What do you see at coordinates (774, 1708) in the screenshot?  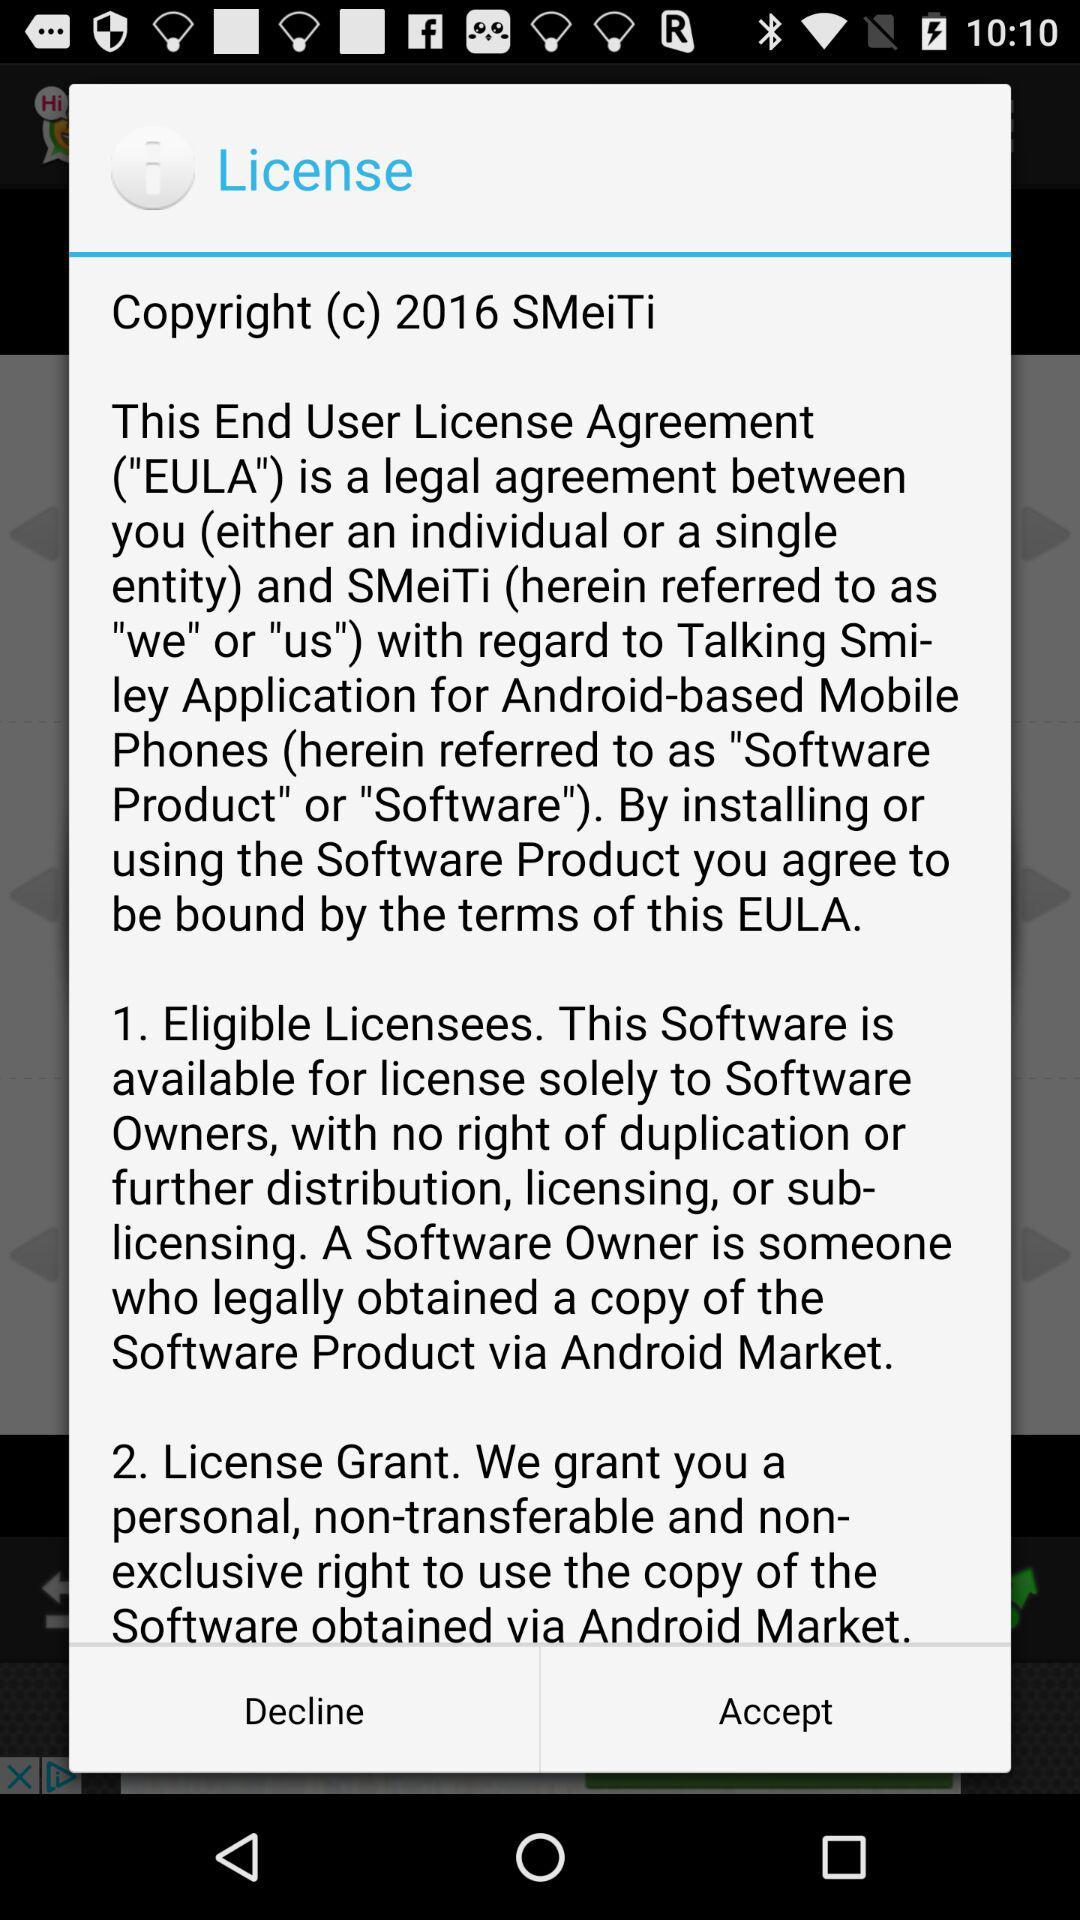 I see `item below the copyright c 2016 icon` at bounding box center [774, 1708].